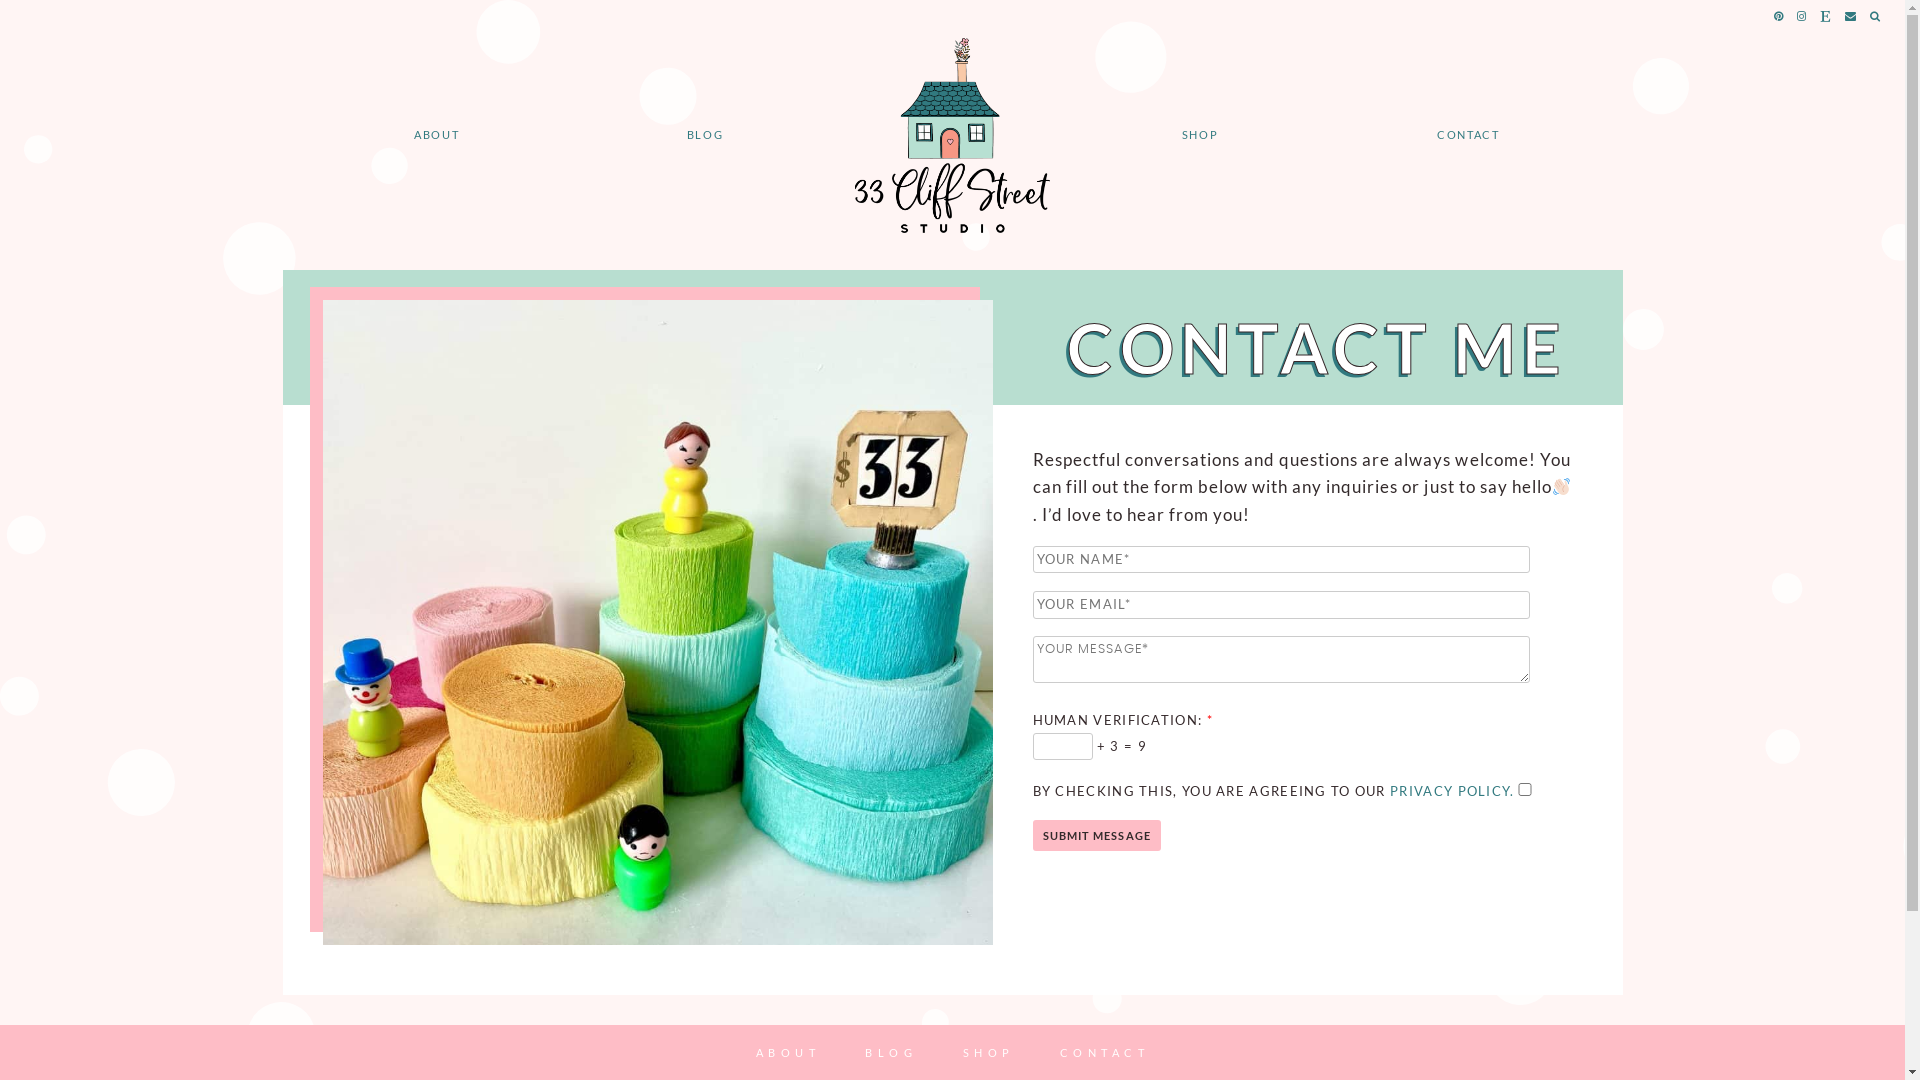 Image resolution: width=1920 pixels, height=1080 pixels. What do you see at coordinates (890, 1051) in the screenshot?
I see `'BLOG'` at bounding box center [890, 1051].